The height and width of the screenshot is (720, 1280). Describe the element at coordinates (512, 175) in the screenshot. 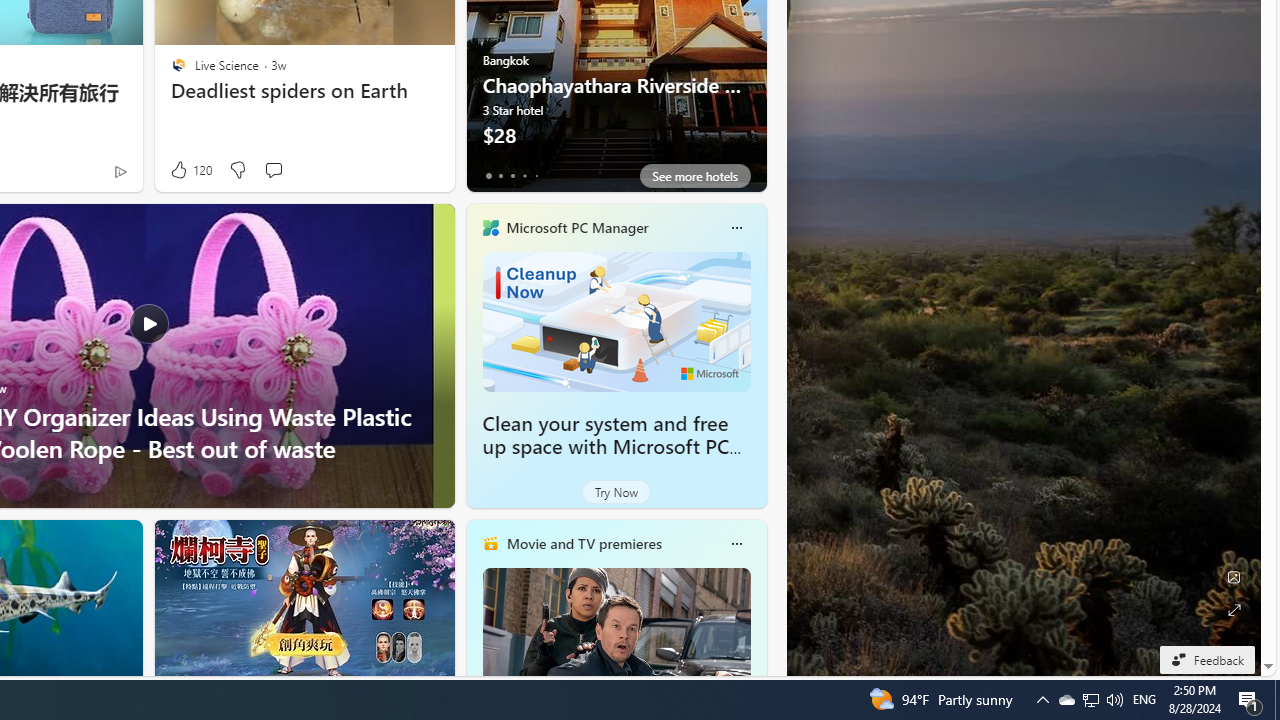

I see `'tab-2'` at that location.